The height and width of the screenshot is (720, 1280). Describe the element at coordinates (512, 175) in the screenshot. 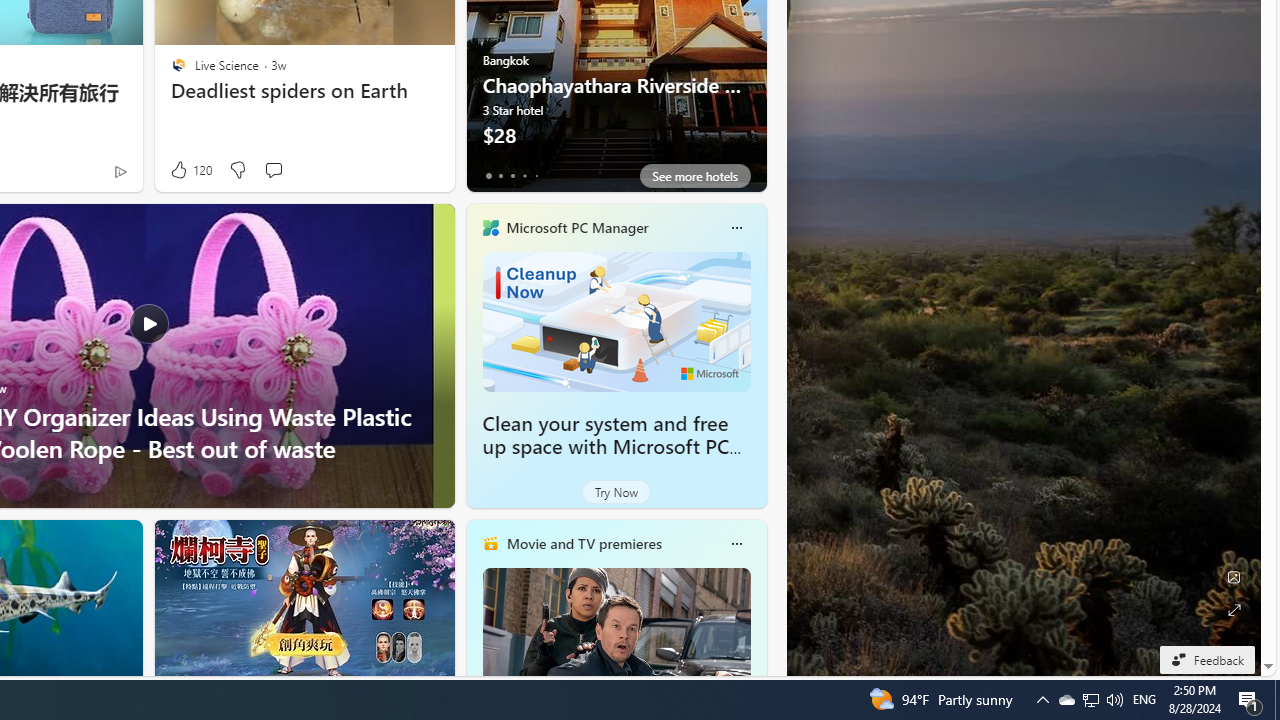

I see `'tab-2'` at that location.